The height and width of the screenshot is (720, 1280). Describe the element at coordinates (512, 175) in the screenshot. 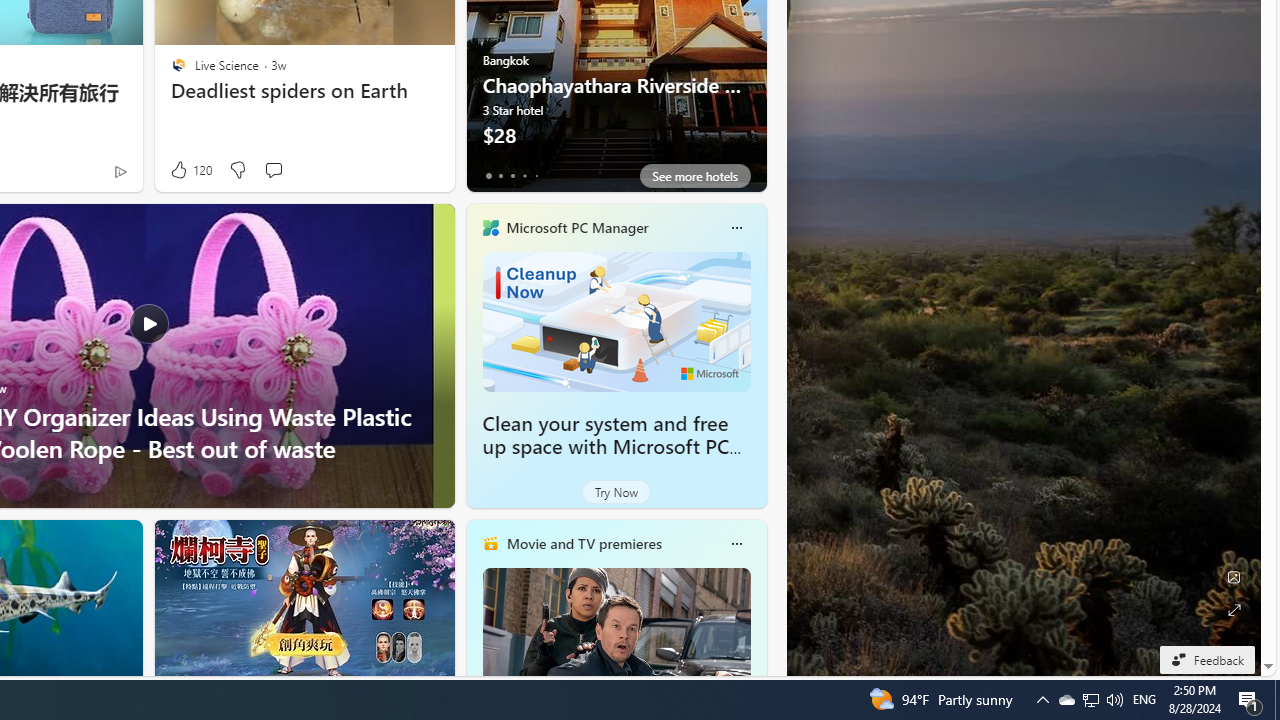

I see `'tab-2'` at that location.